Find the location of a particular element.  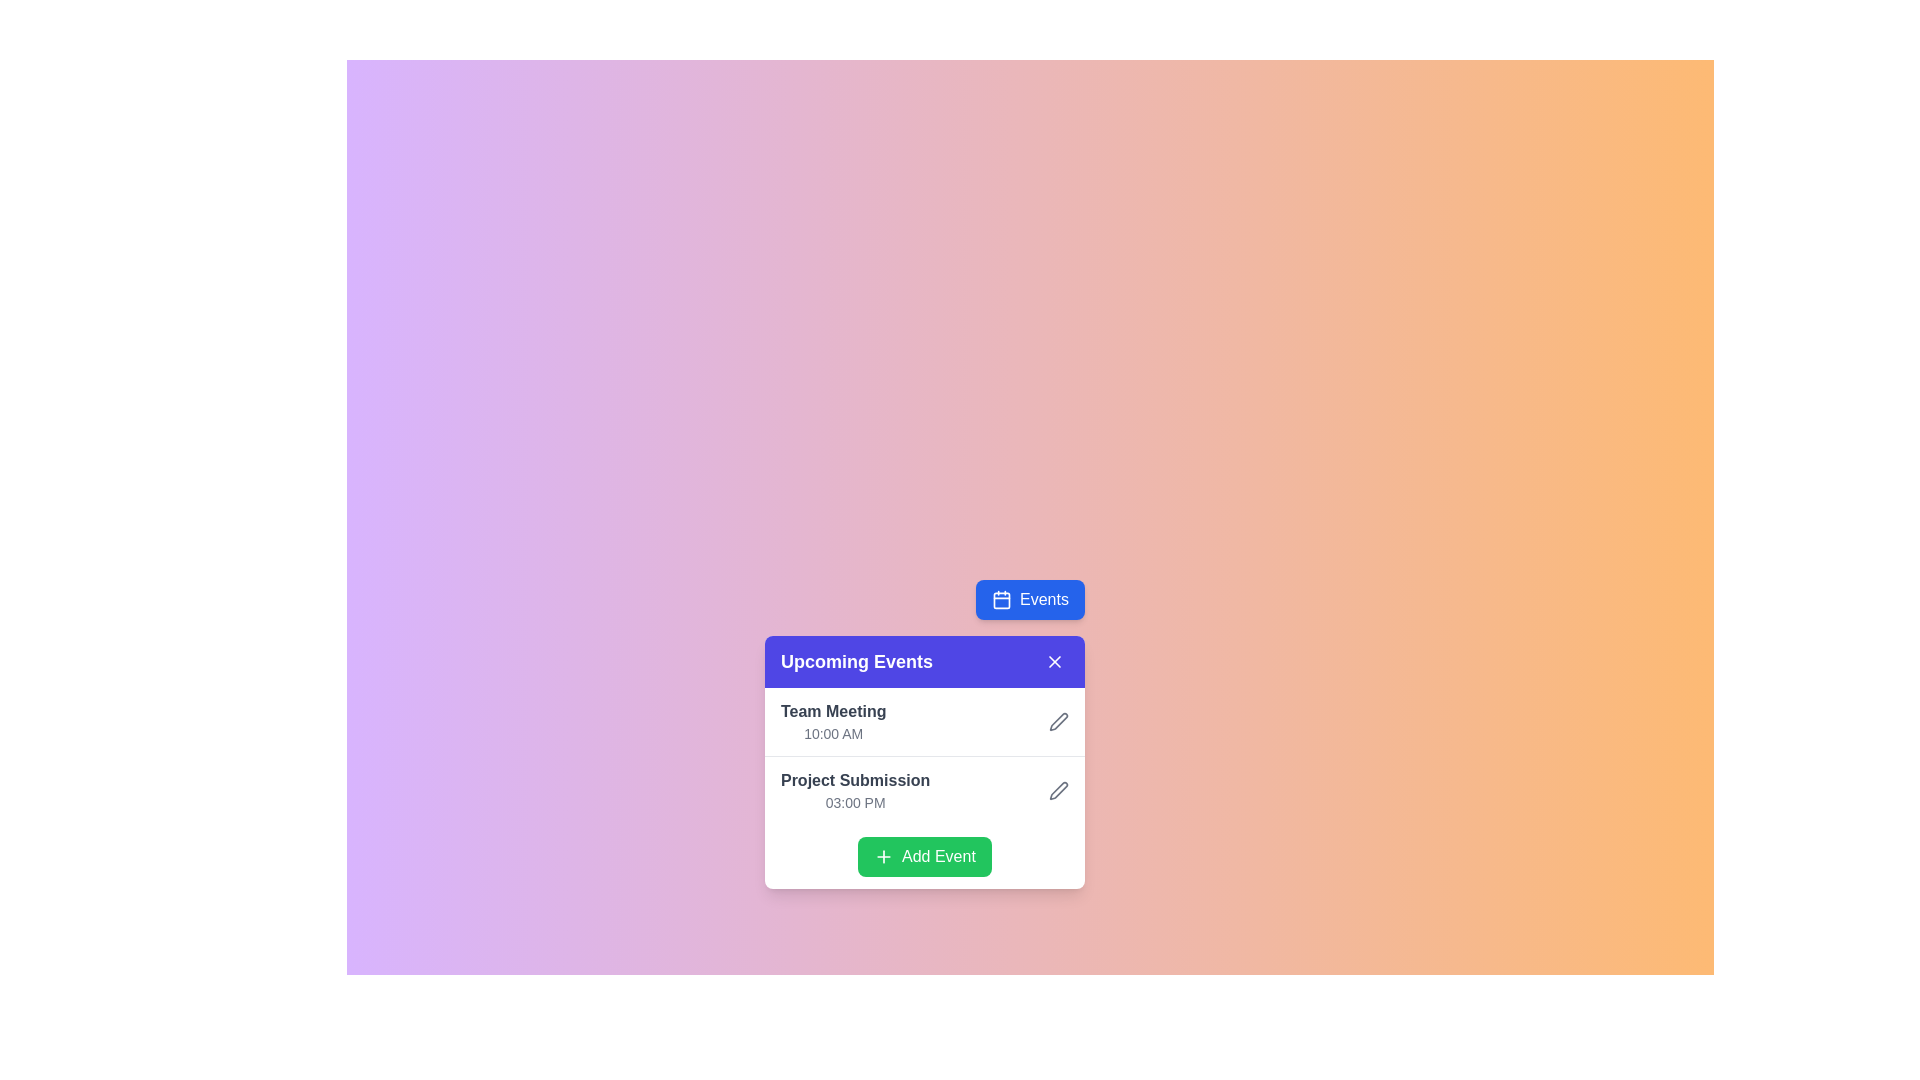

the Text Label that serves as a title or header for the section or card, located in the top-left corner of its purple header section is located at coordinates (856, 662).